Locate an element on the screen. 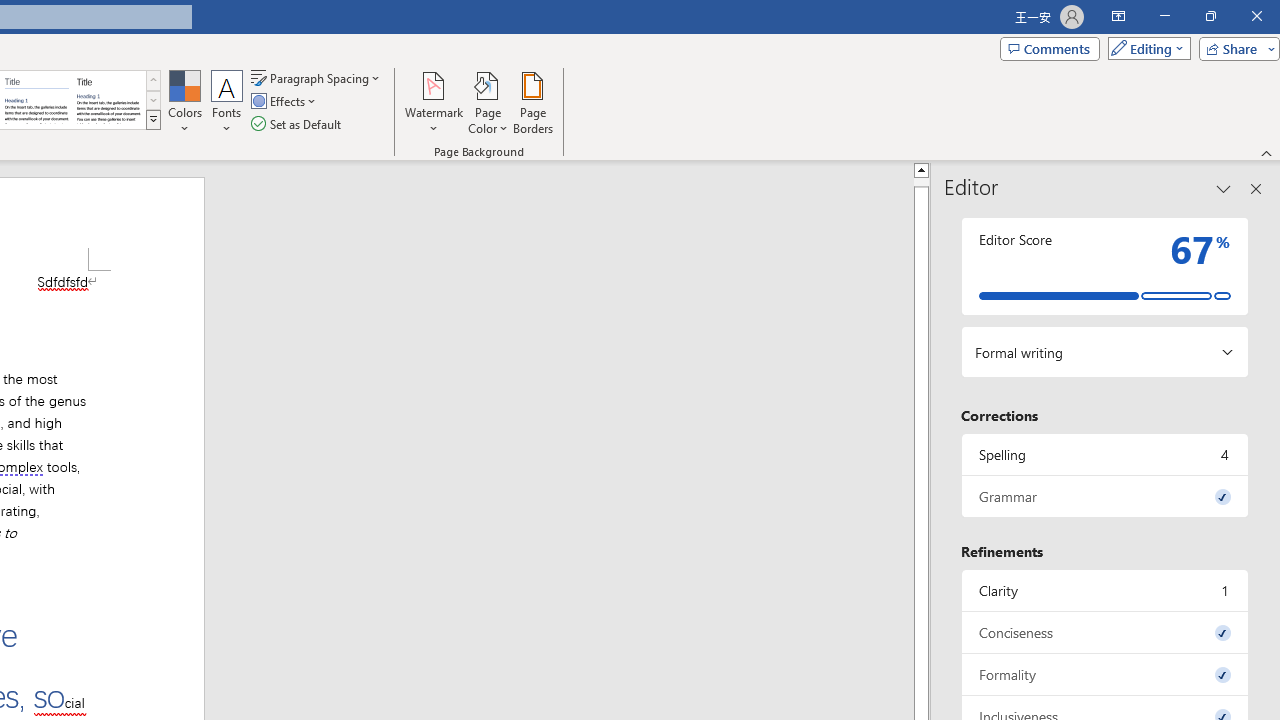  'Fonts' is located at coordinates (227, 103).